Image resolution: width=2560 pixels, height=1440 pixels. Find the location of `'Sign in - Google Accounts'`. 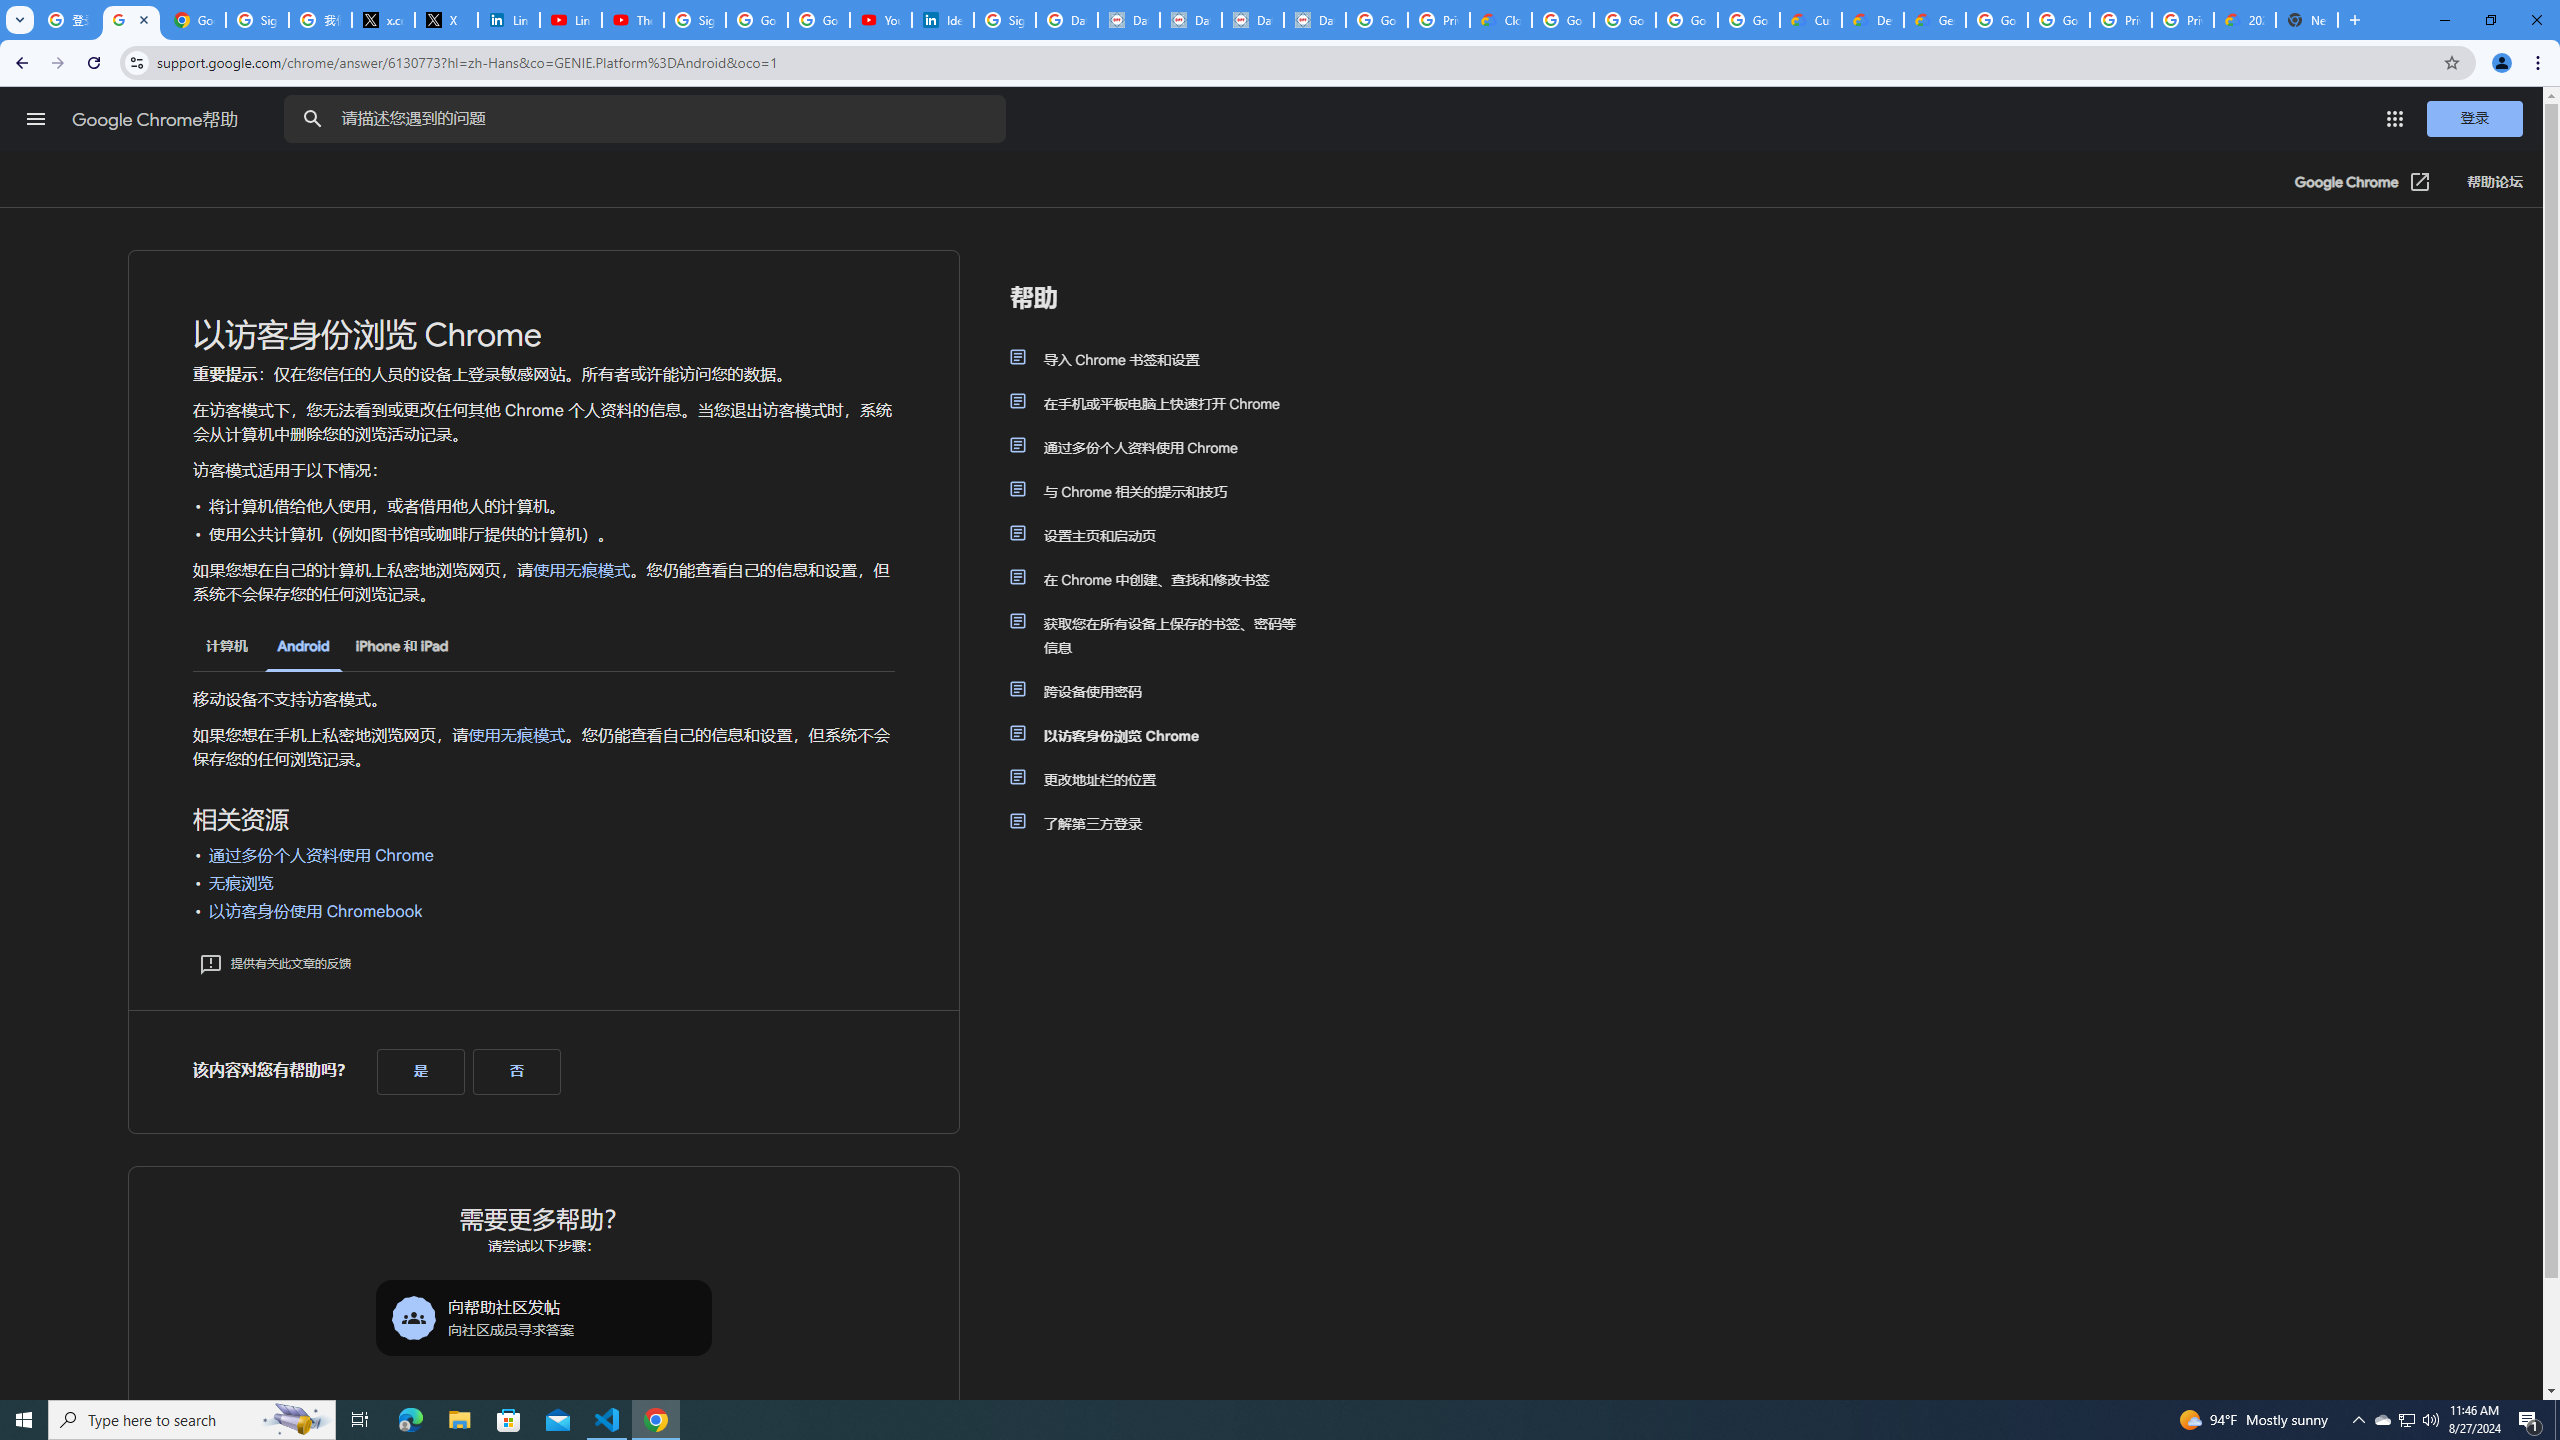

'Sign in - Google Accounts' is located at coordinates (694, 19).